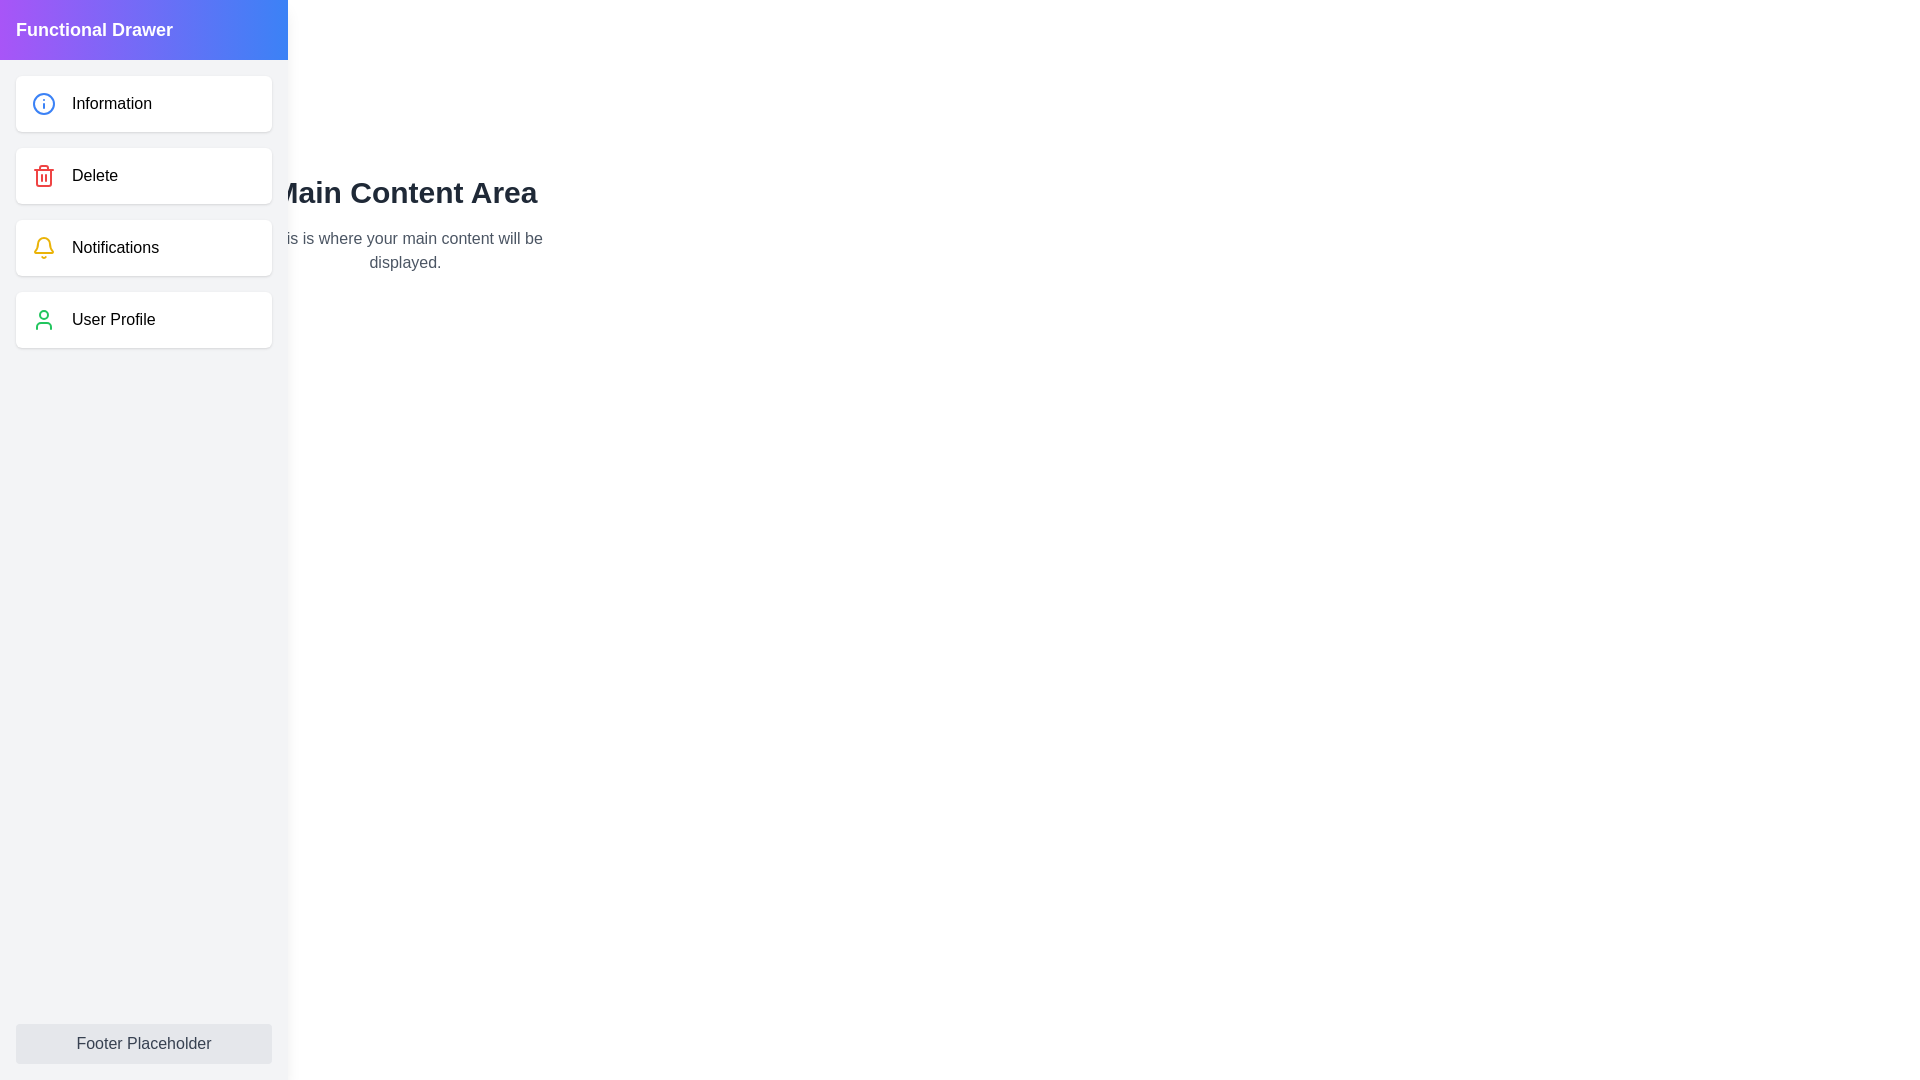  Describe the element at coordinates (43, 176) in the screenshot. I see `the trash icon located within the 'Delete' button on the left sidebar, which is the second option from the top` at that location.